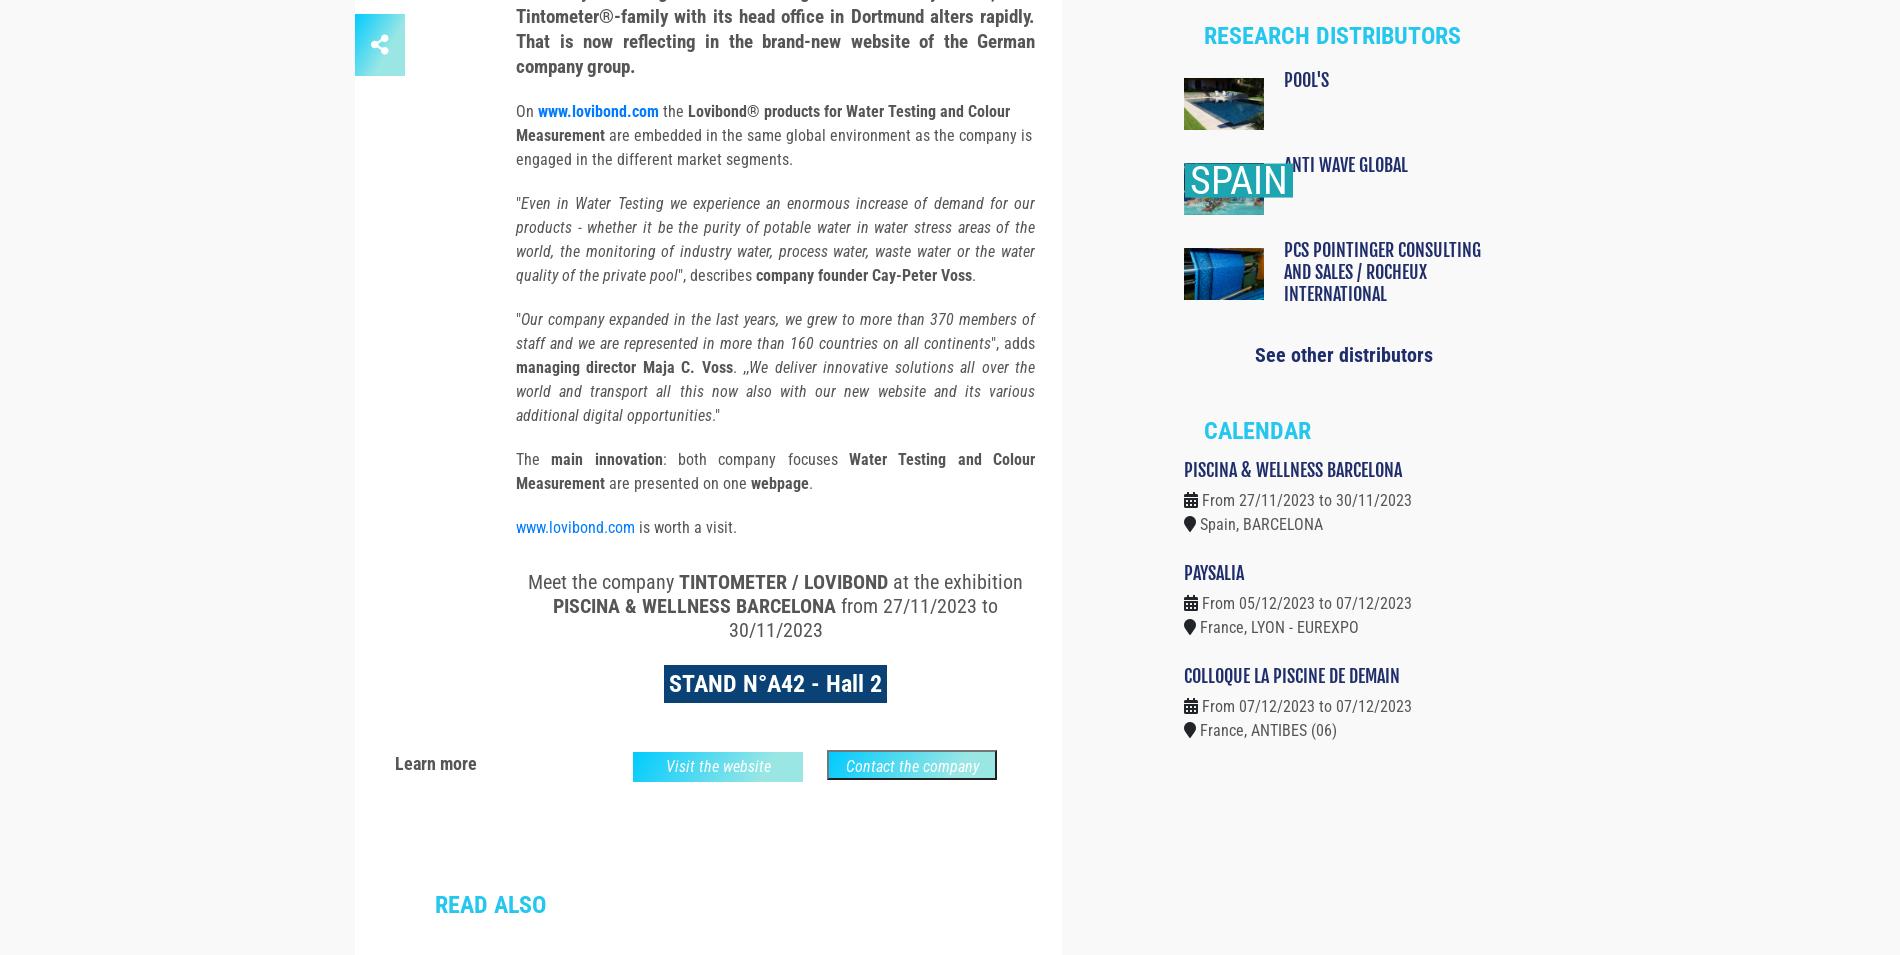  What do you see at coordinates (527, 146) in the screenshot?
I see `'On'` at bounding box center [527, 146].